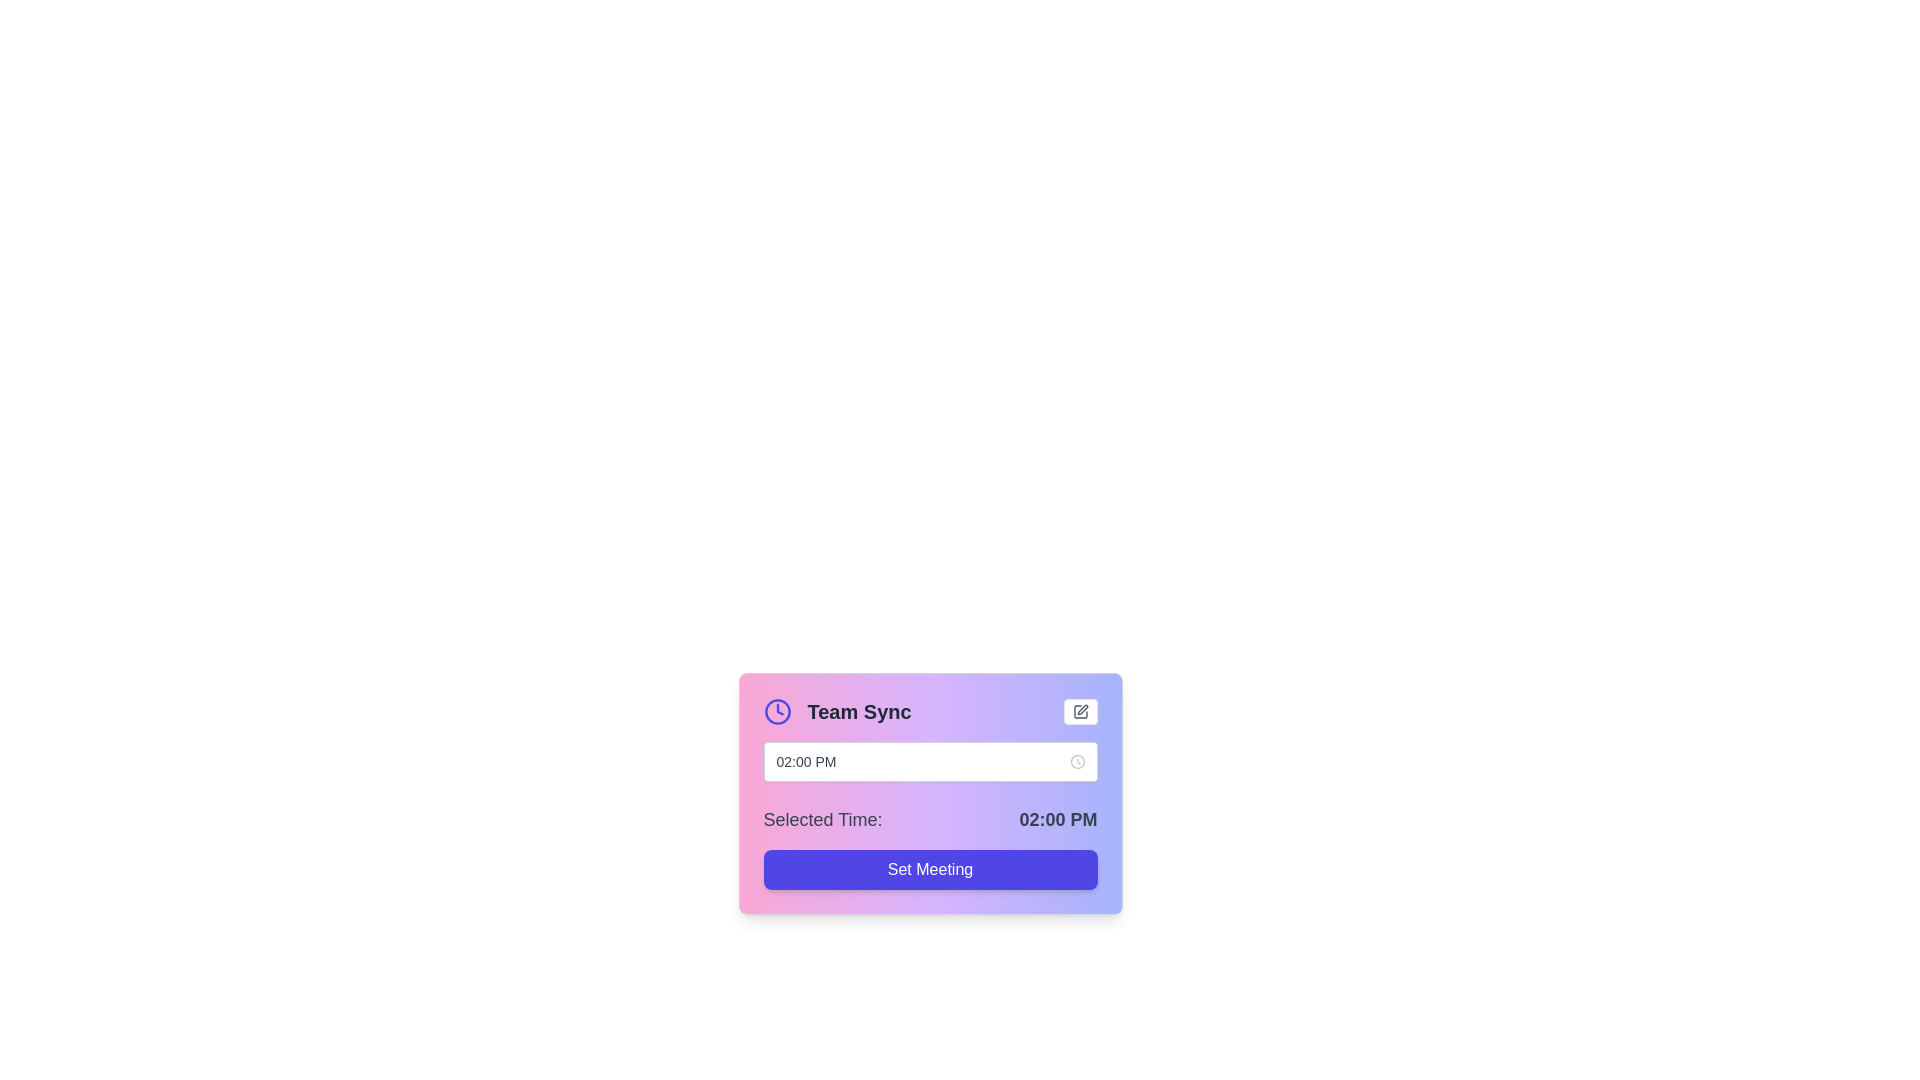  What do you see at coordinates (1079, 711) in the screenshot?
I see `the pencil-like icon button in the top-right corner of the colorful card interface` at bounding box center [1079, 711].